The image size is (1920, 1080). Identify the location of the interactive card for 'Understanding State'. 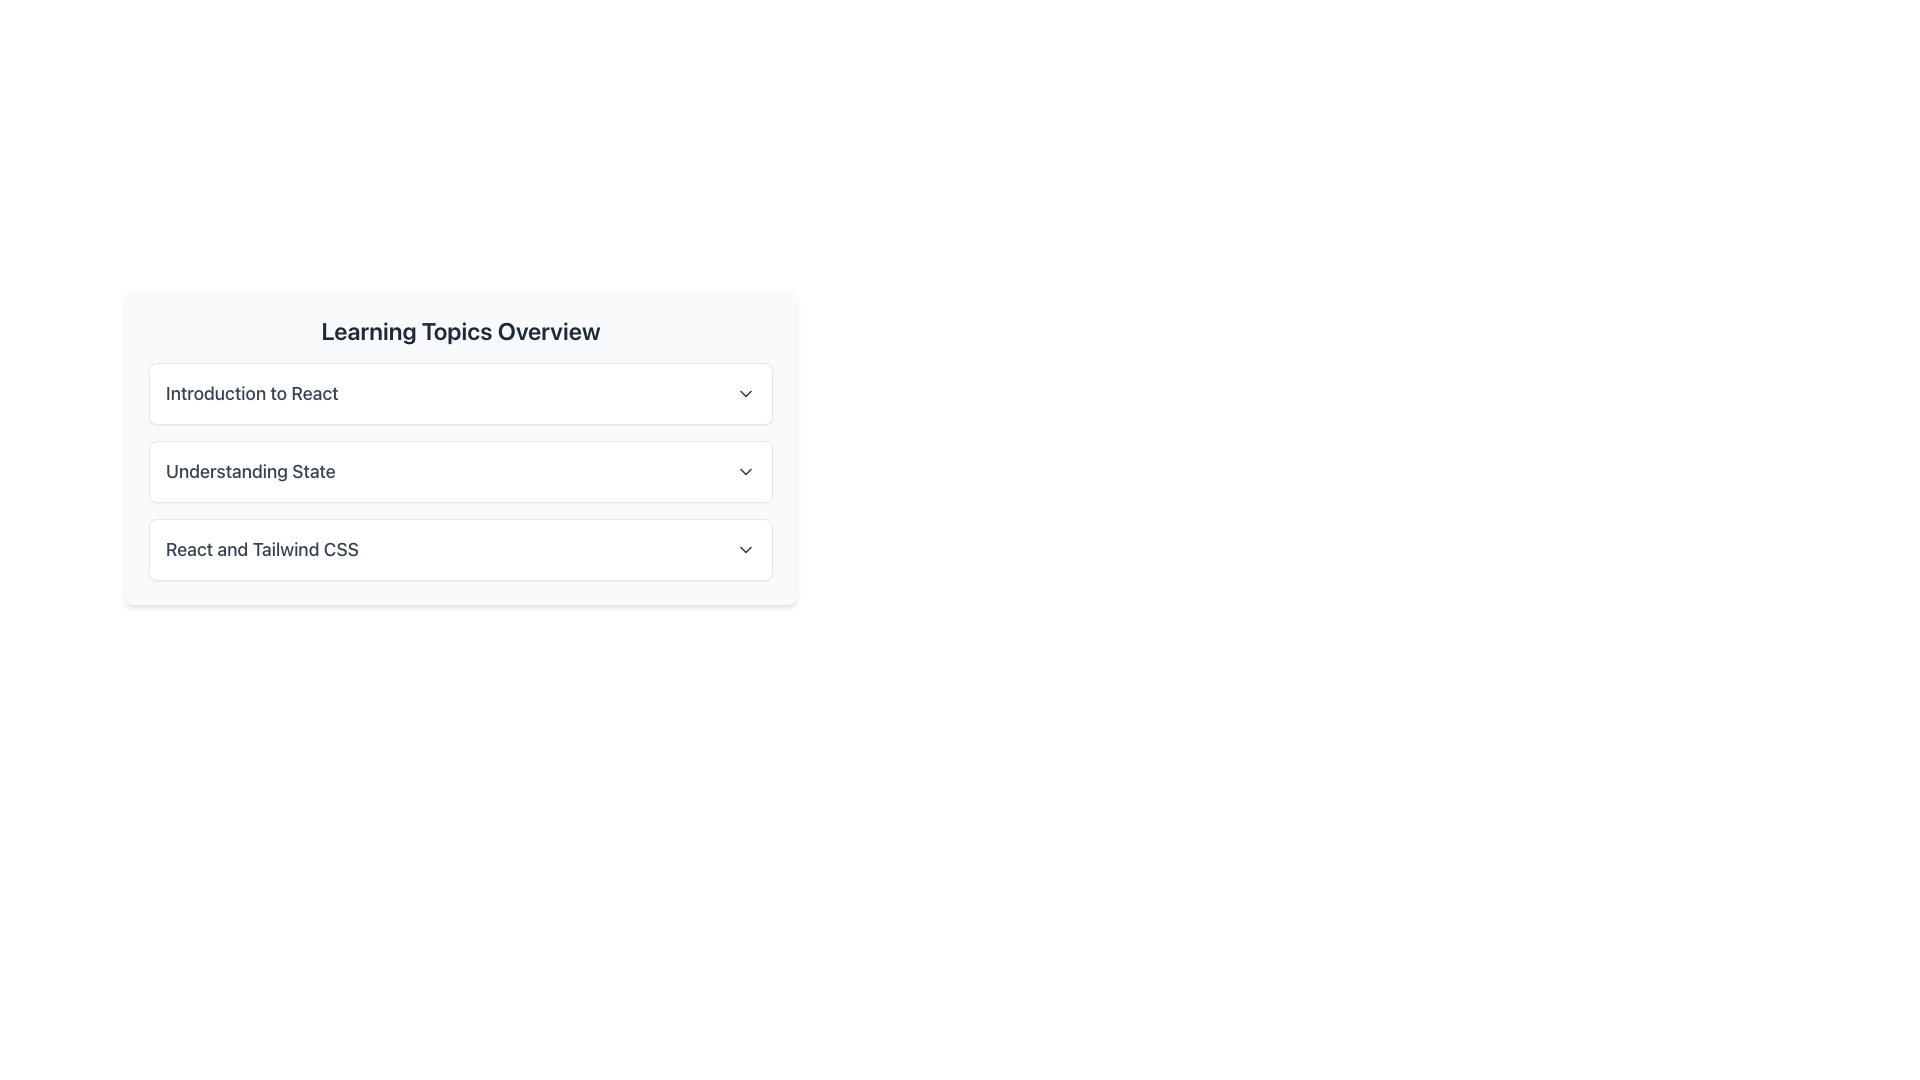
(459, 446).